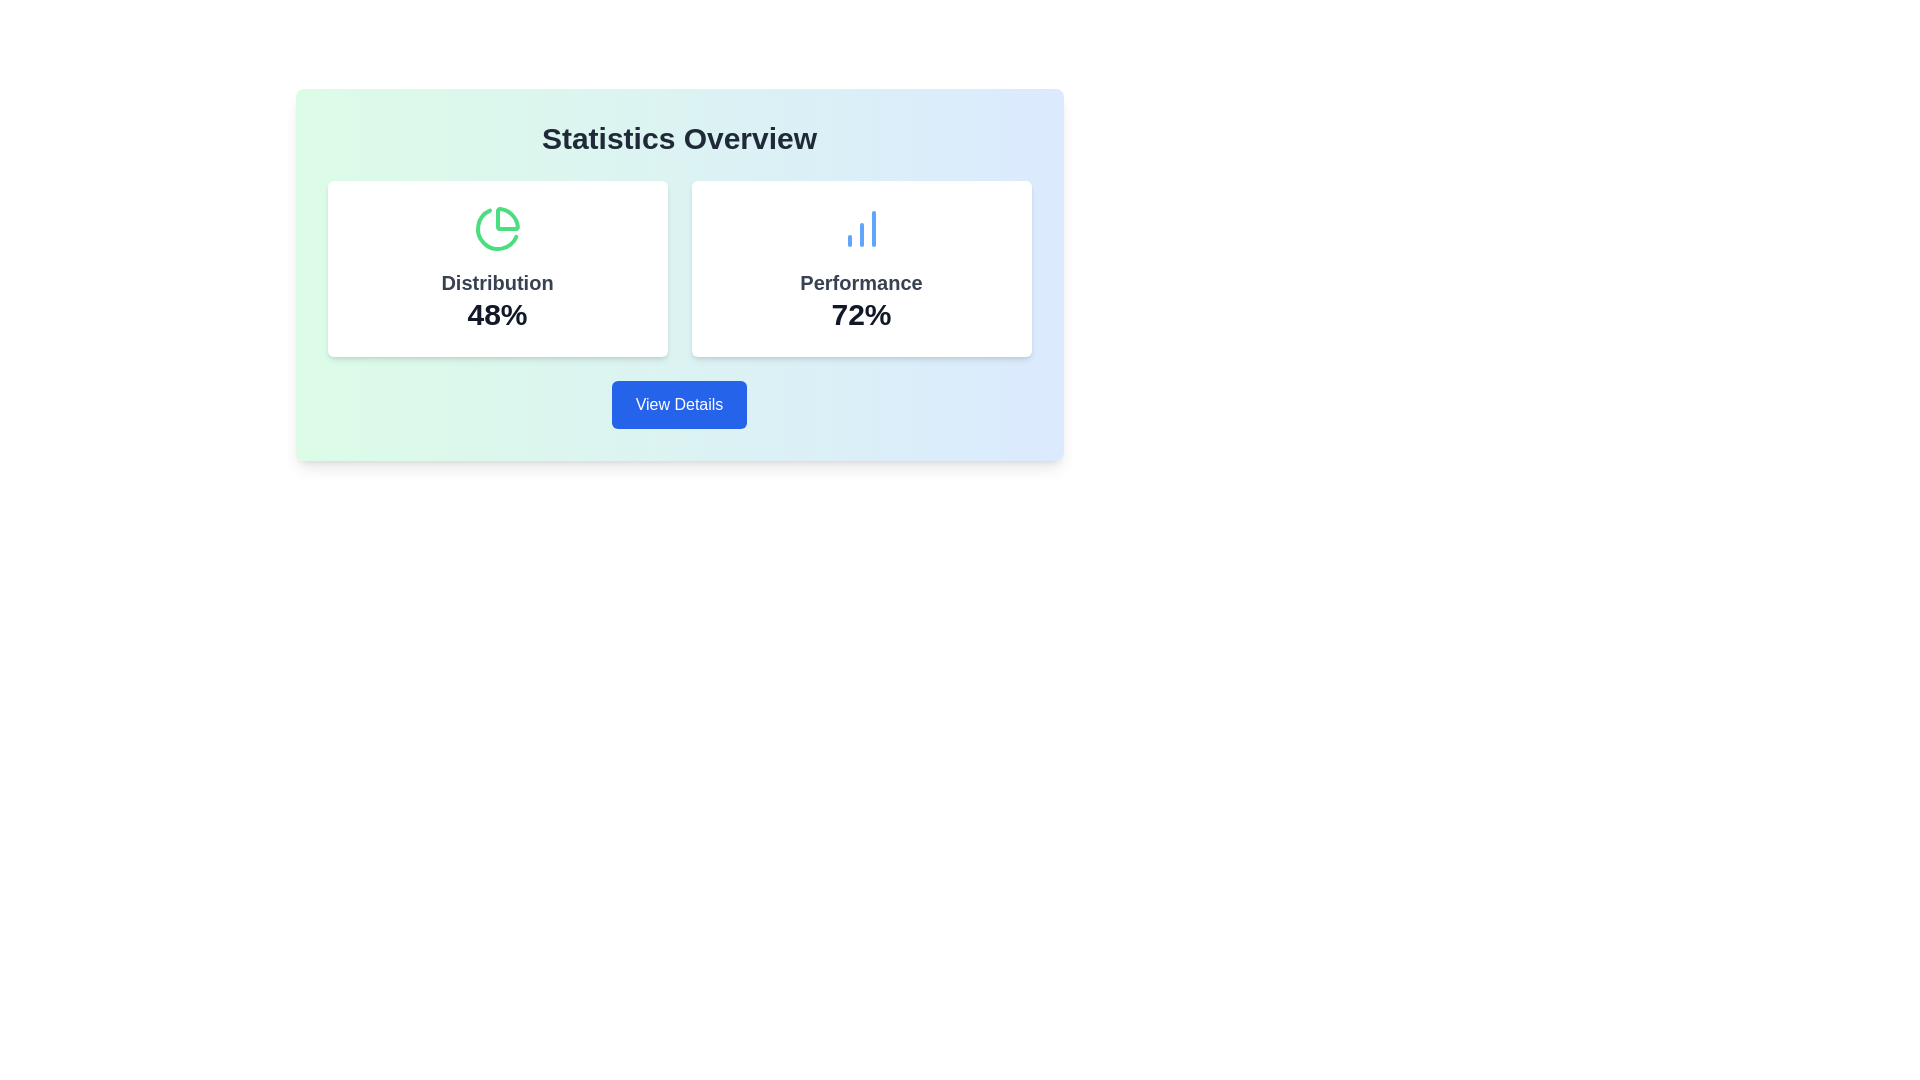 This screenshot has height=1080, width=1920. Describe the element at coordinates (861, 227) in the screenshot. I see `the details of the blue graphical icon consisting of three vertical bars of increasing height, located at the center of the 'Performance' card` at that location.